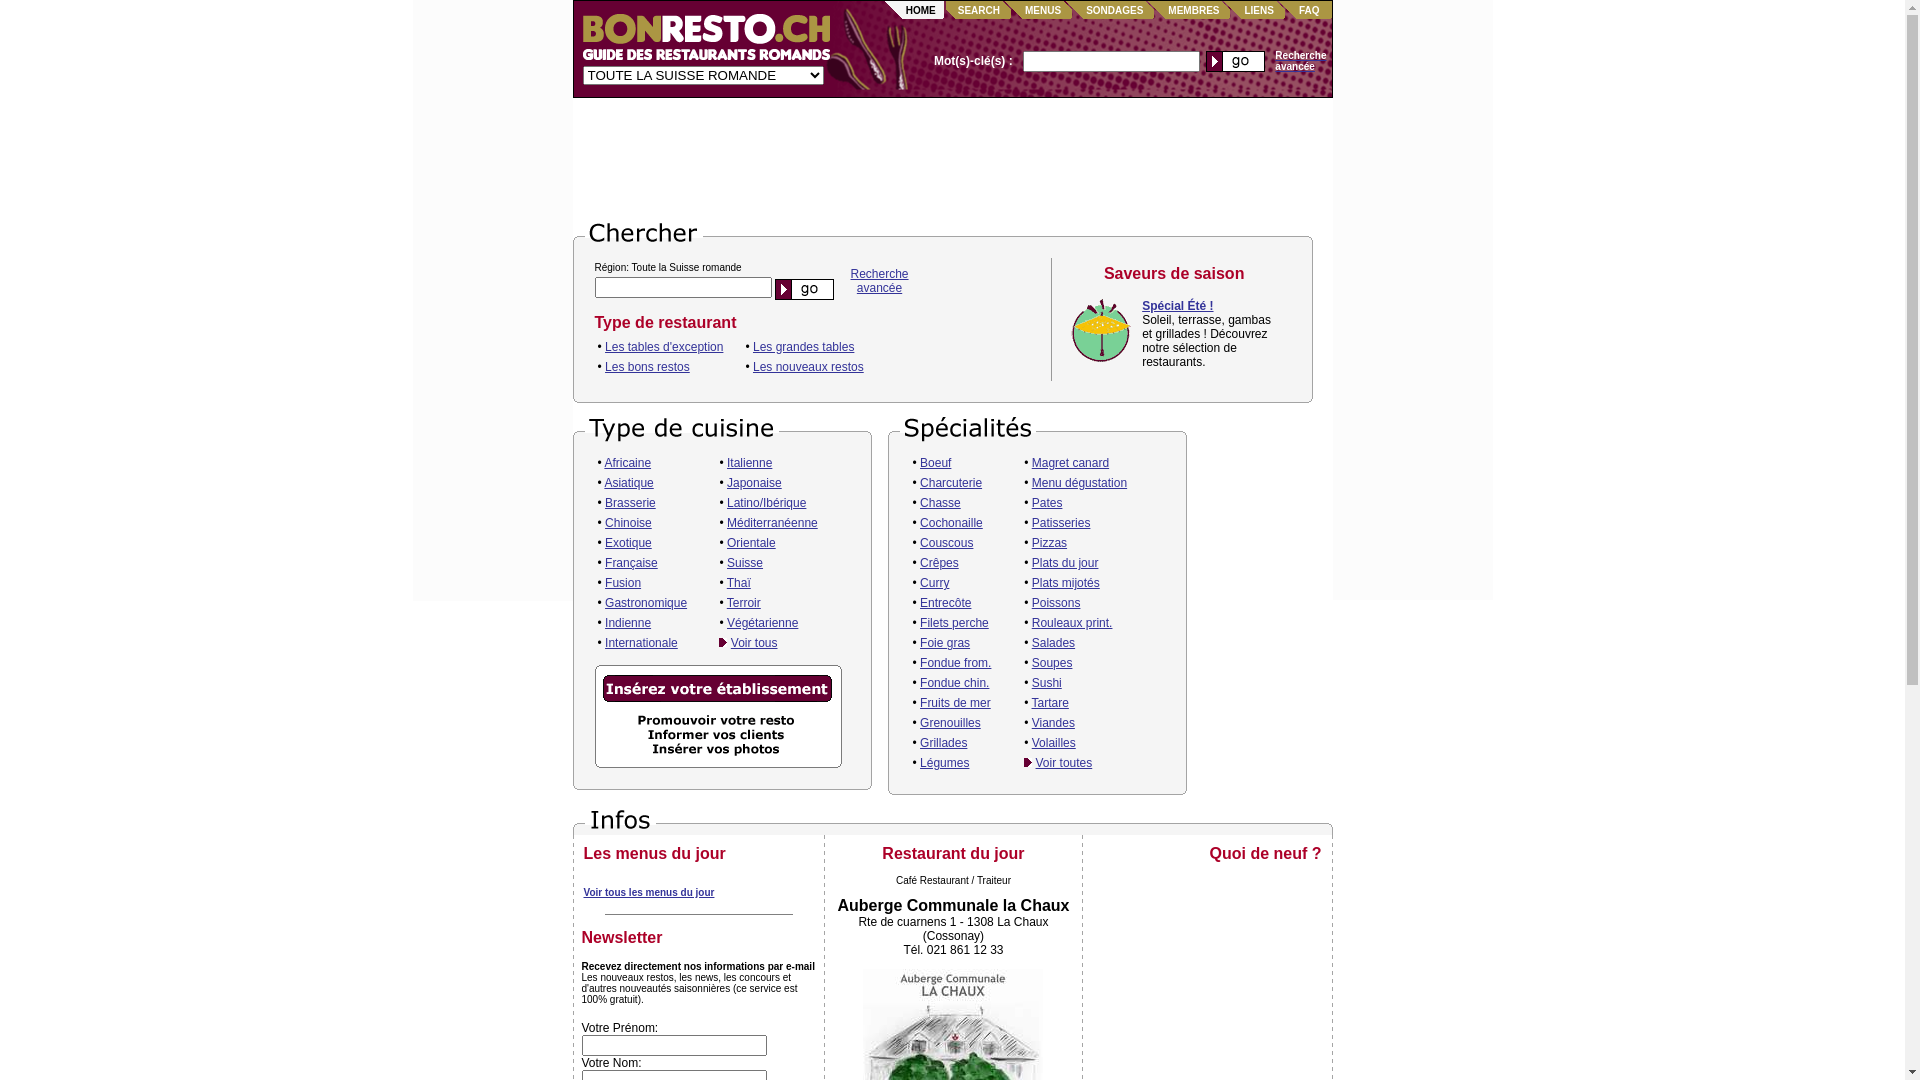 This screenshot has height=1080, width=1920. Describe the element at coordinates (748, 462) in the screenshot. I see `'Italienne'` at that location.